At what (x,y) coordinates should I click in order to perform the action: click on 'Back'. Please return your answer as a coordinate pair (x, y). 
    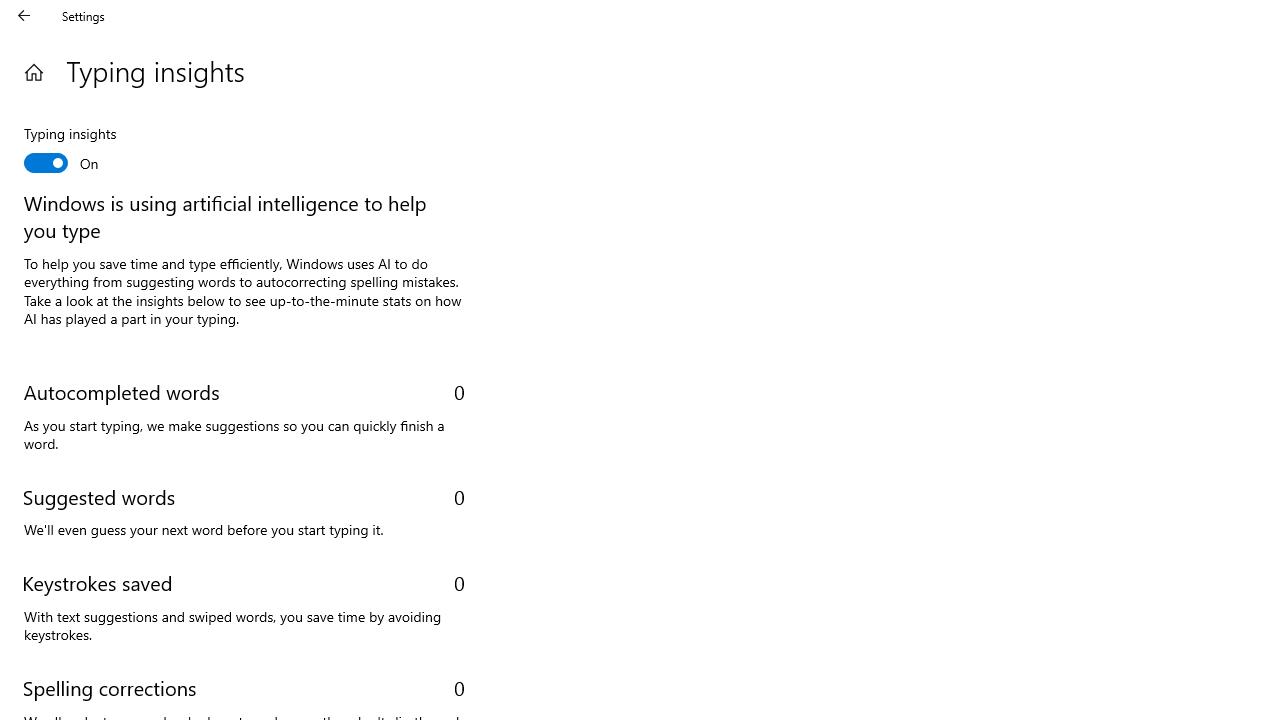
    Looking at the image, I should click on (24, 15).